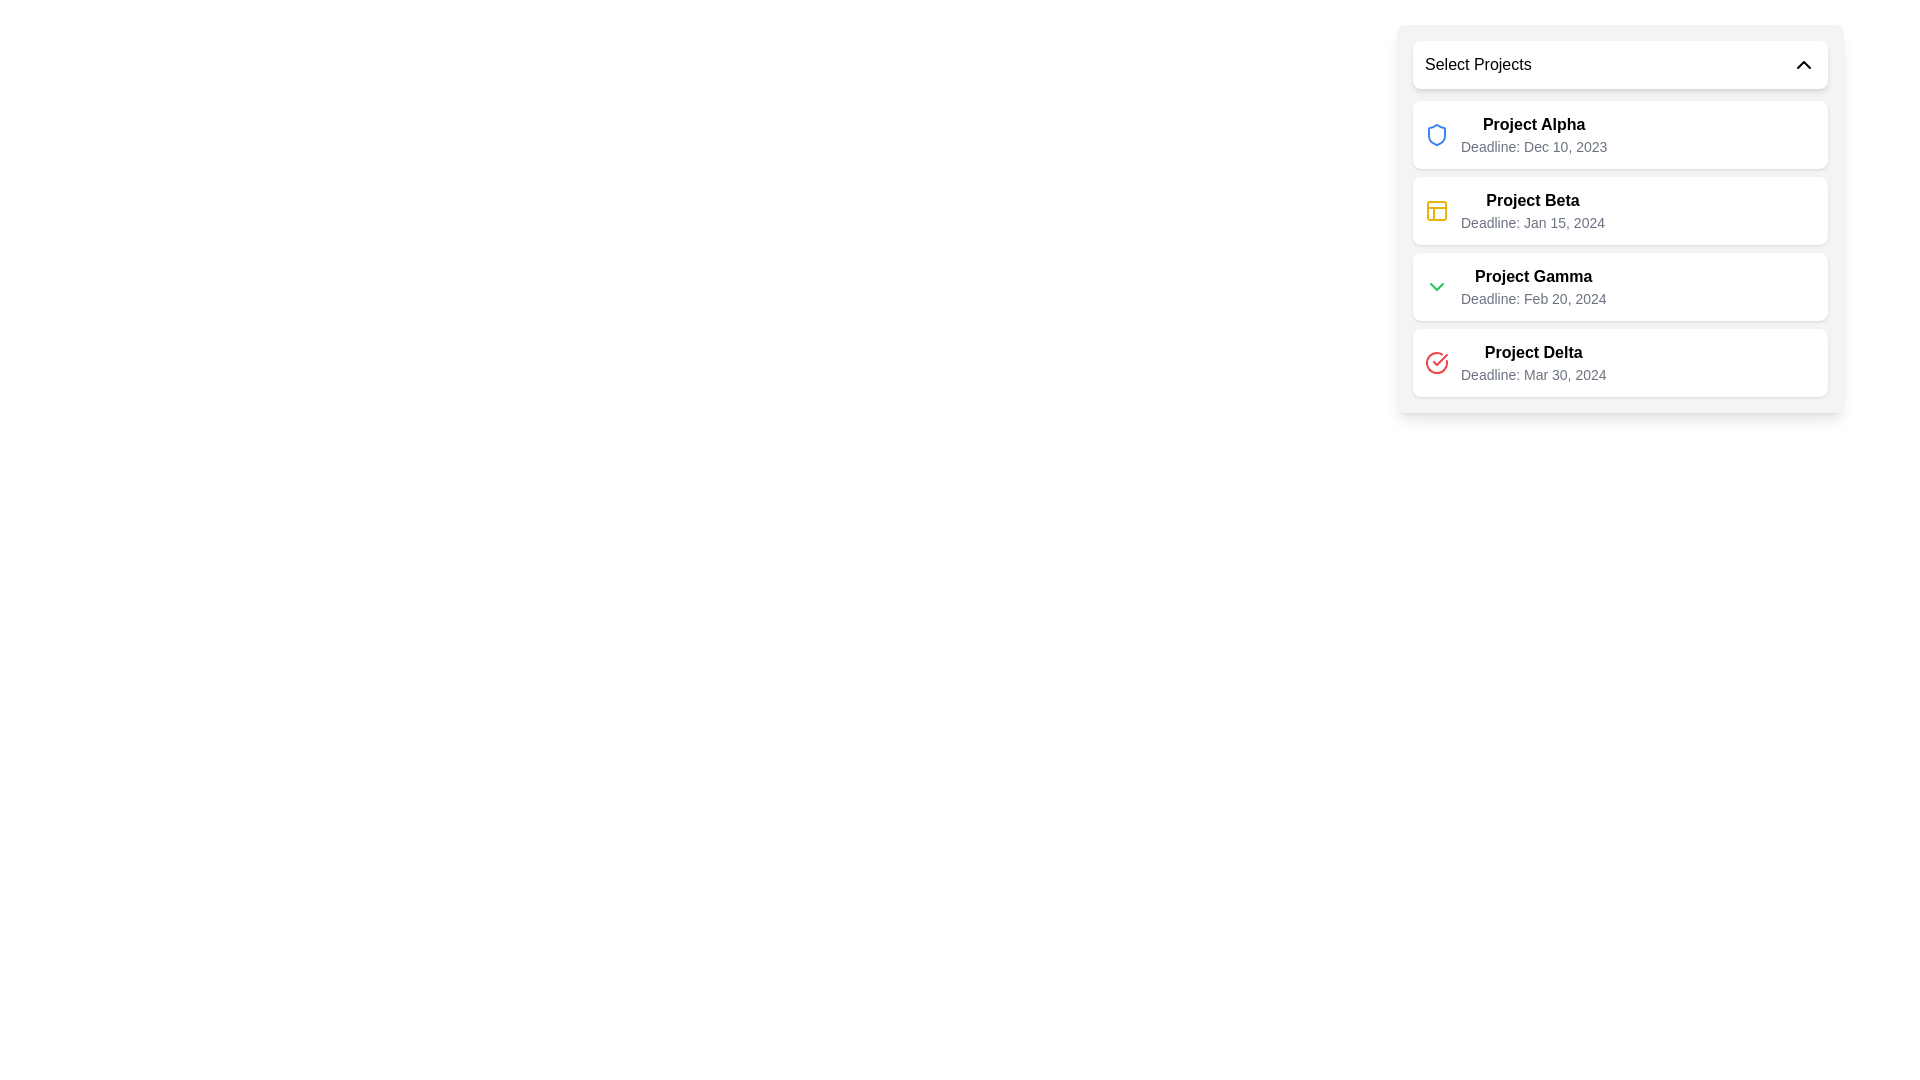  What do you see at coordinates (1620, 64) in the screenshot?
I see `the Dropdown Toggle labeled 'Select Projects'` at bounding box center [1620, 64].